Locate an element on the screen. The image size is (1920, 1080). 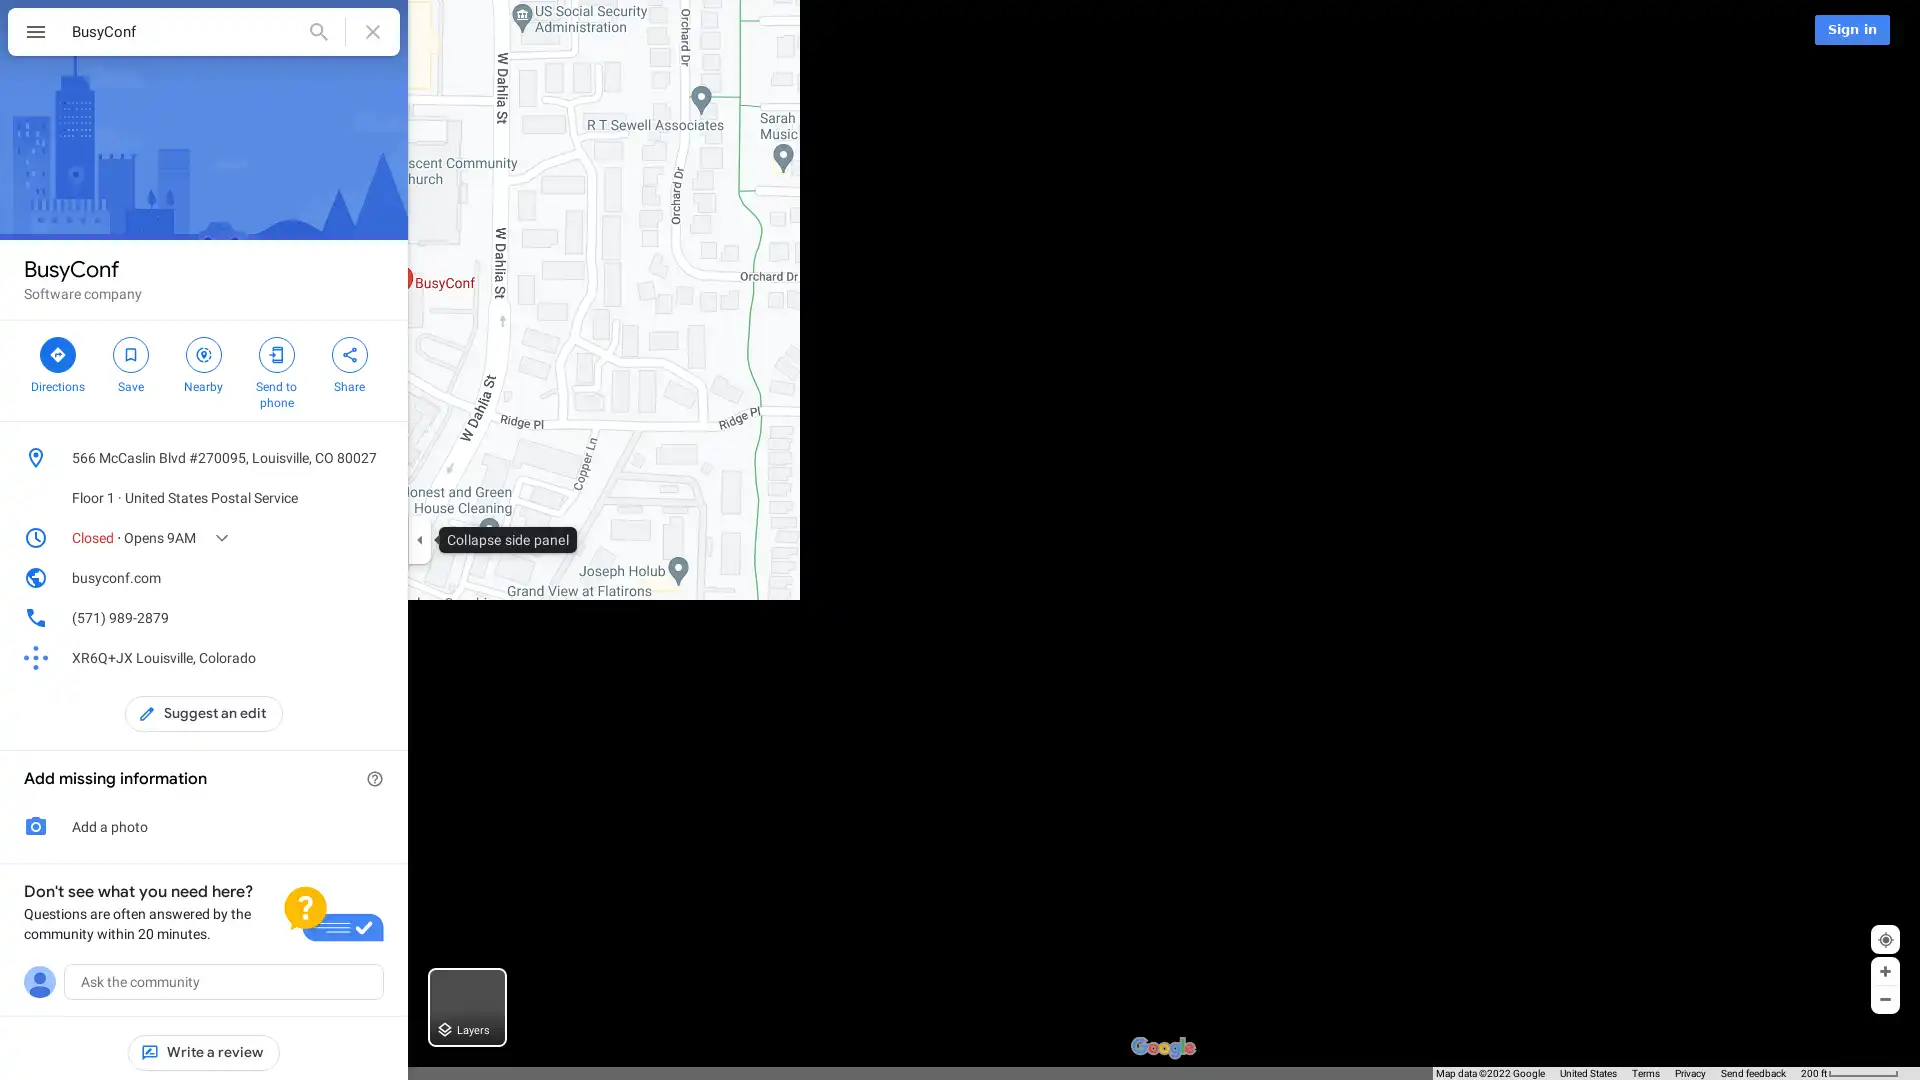
Software company is located at coordinates (81, 293).